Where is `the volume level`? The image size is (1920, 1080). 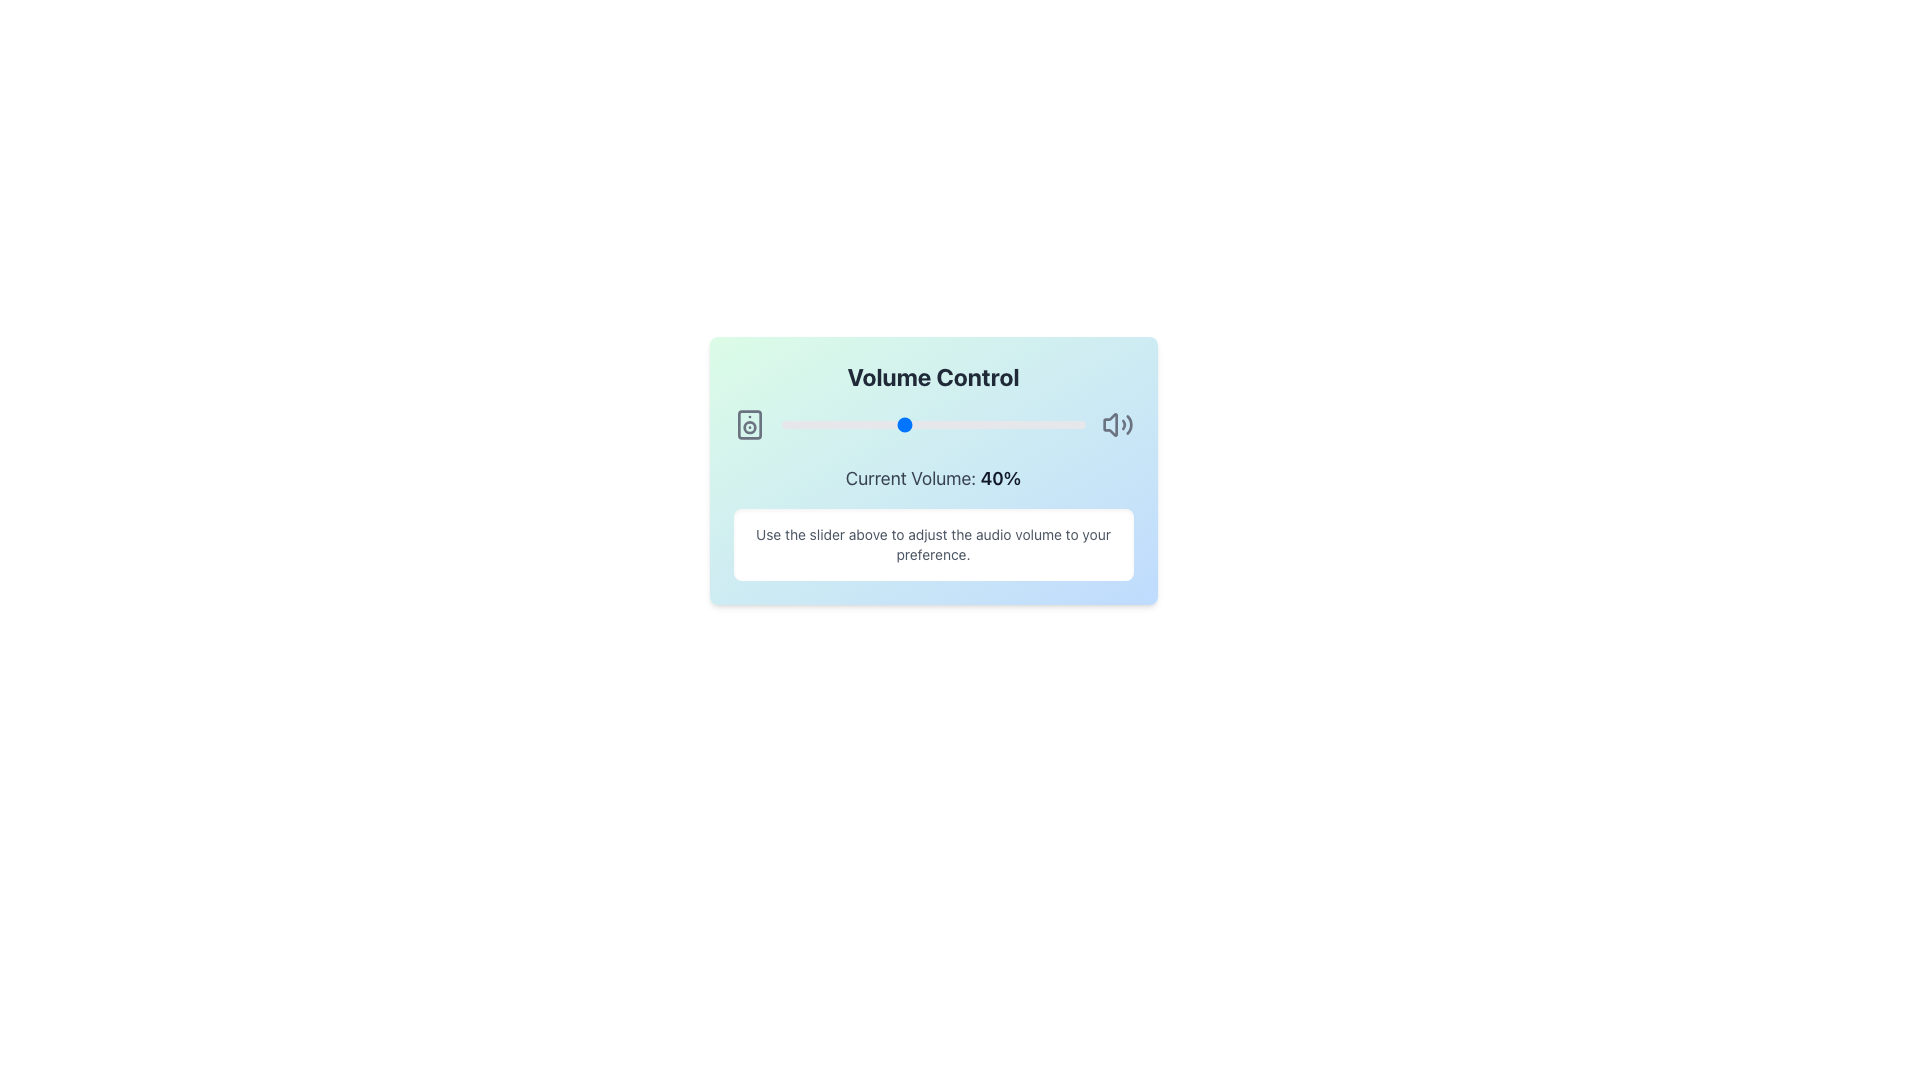 the volume level is located at coordinates (842, 423).